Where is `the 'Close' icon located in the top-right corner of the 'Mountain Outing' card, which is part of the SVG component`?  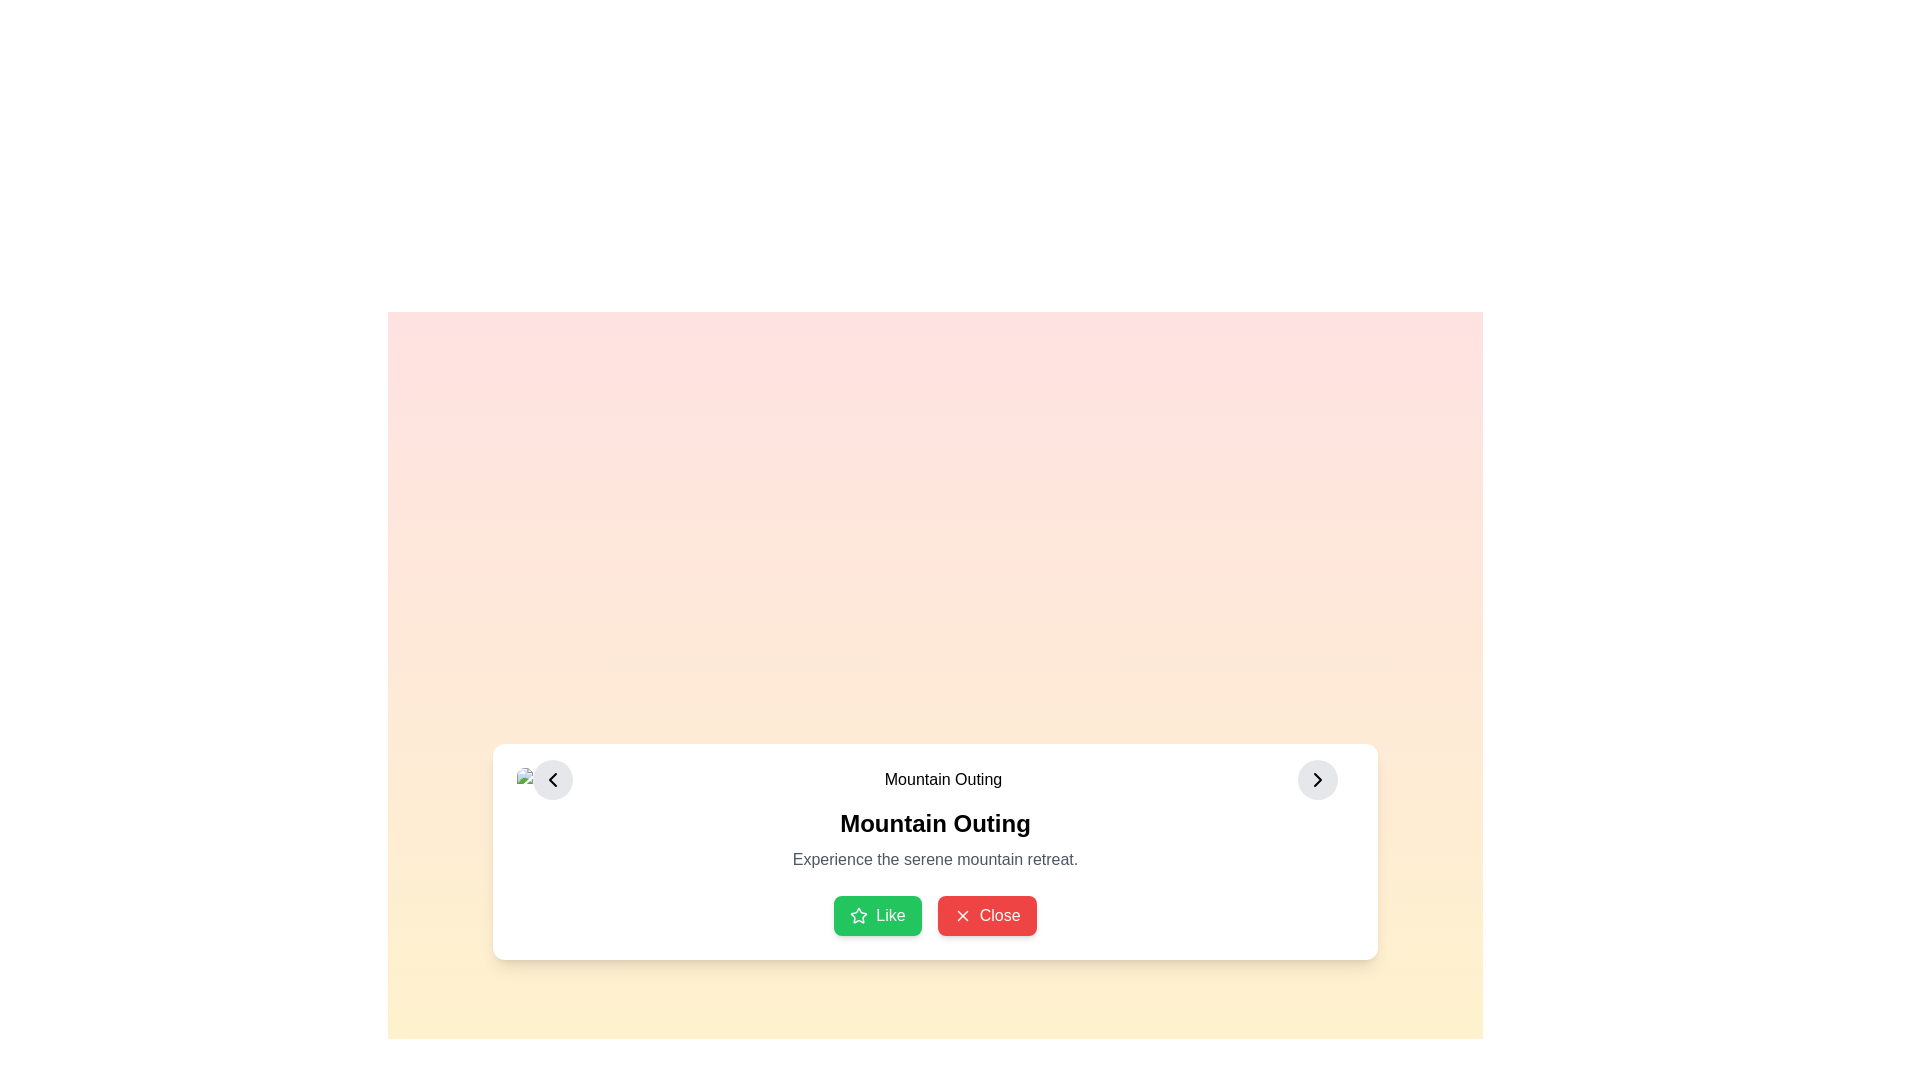
the 'Close' icon located in the top-right corner of the 'Mountain Outing' card, which is part of the SVG component is located at coordinates (962, 915).